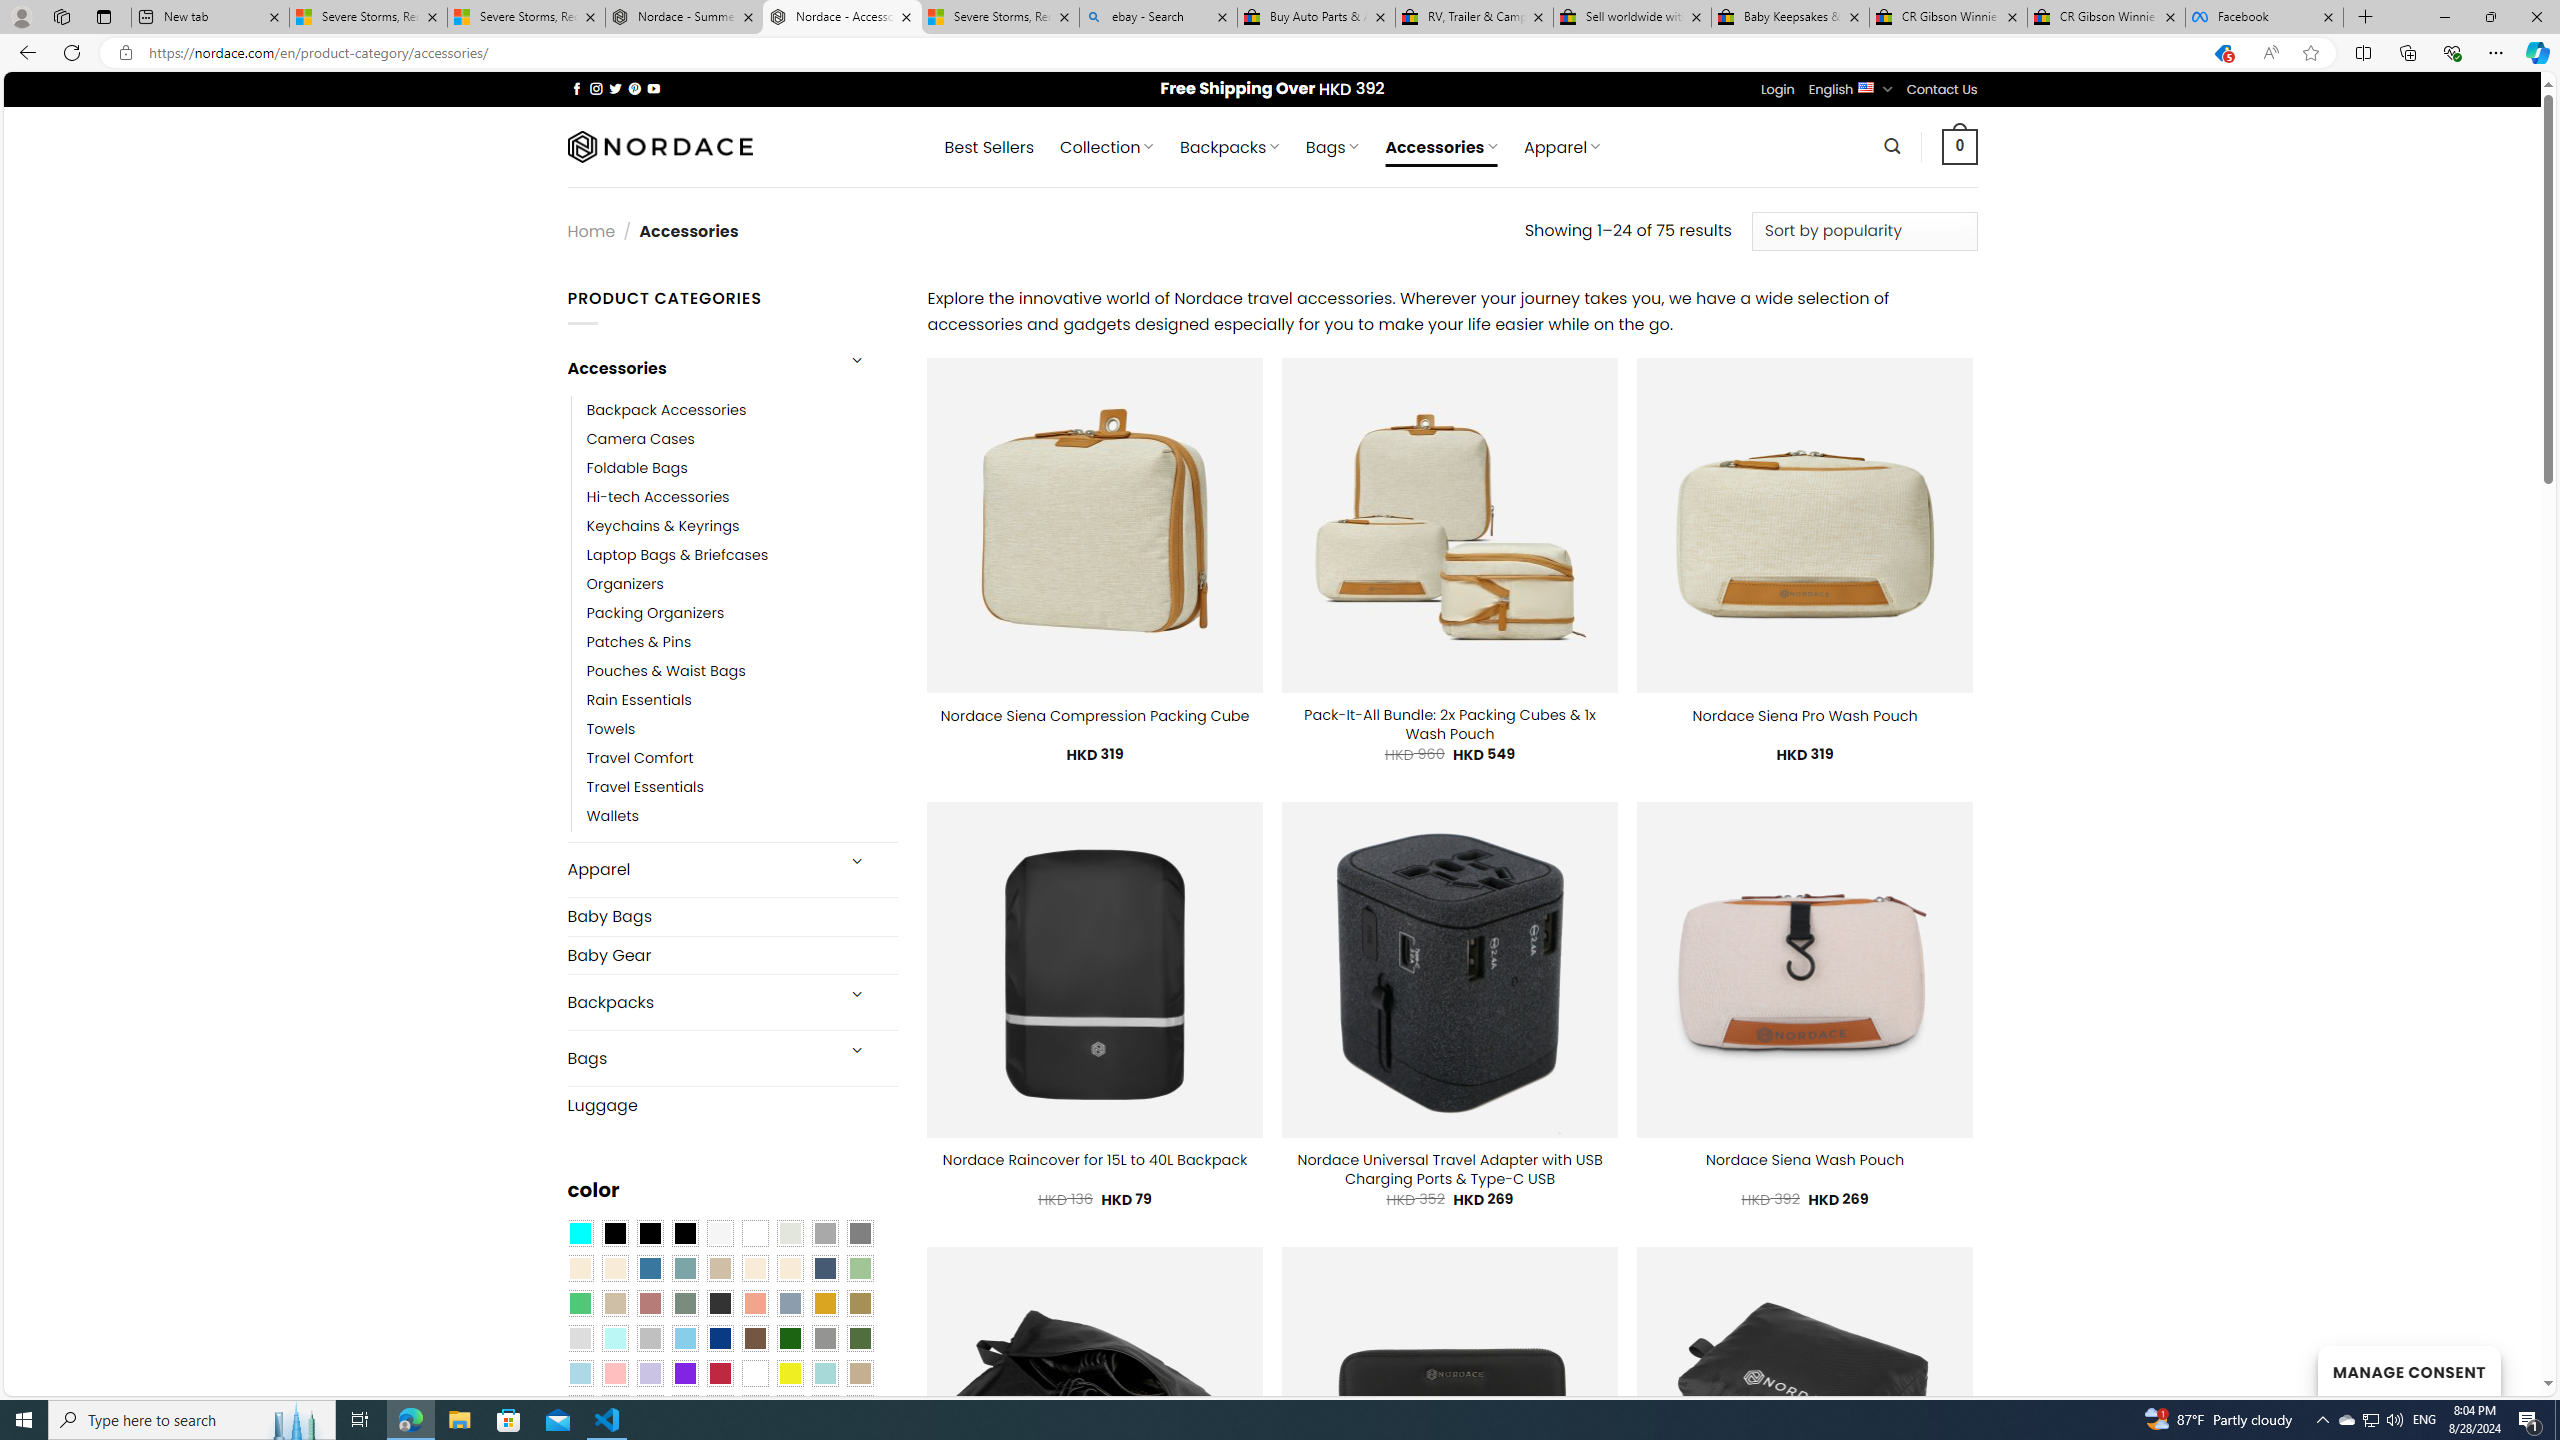 This screenshot has width=2560, height=1440. What do you see at coordinates (823, 1303) in the screenshot?
I see `'Gold'` at bounding box center [823, 1303].